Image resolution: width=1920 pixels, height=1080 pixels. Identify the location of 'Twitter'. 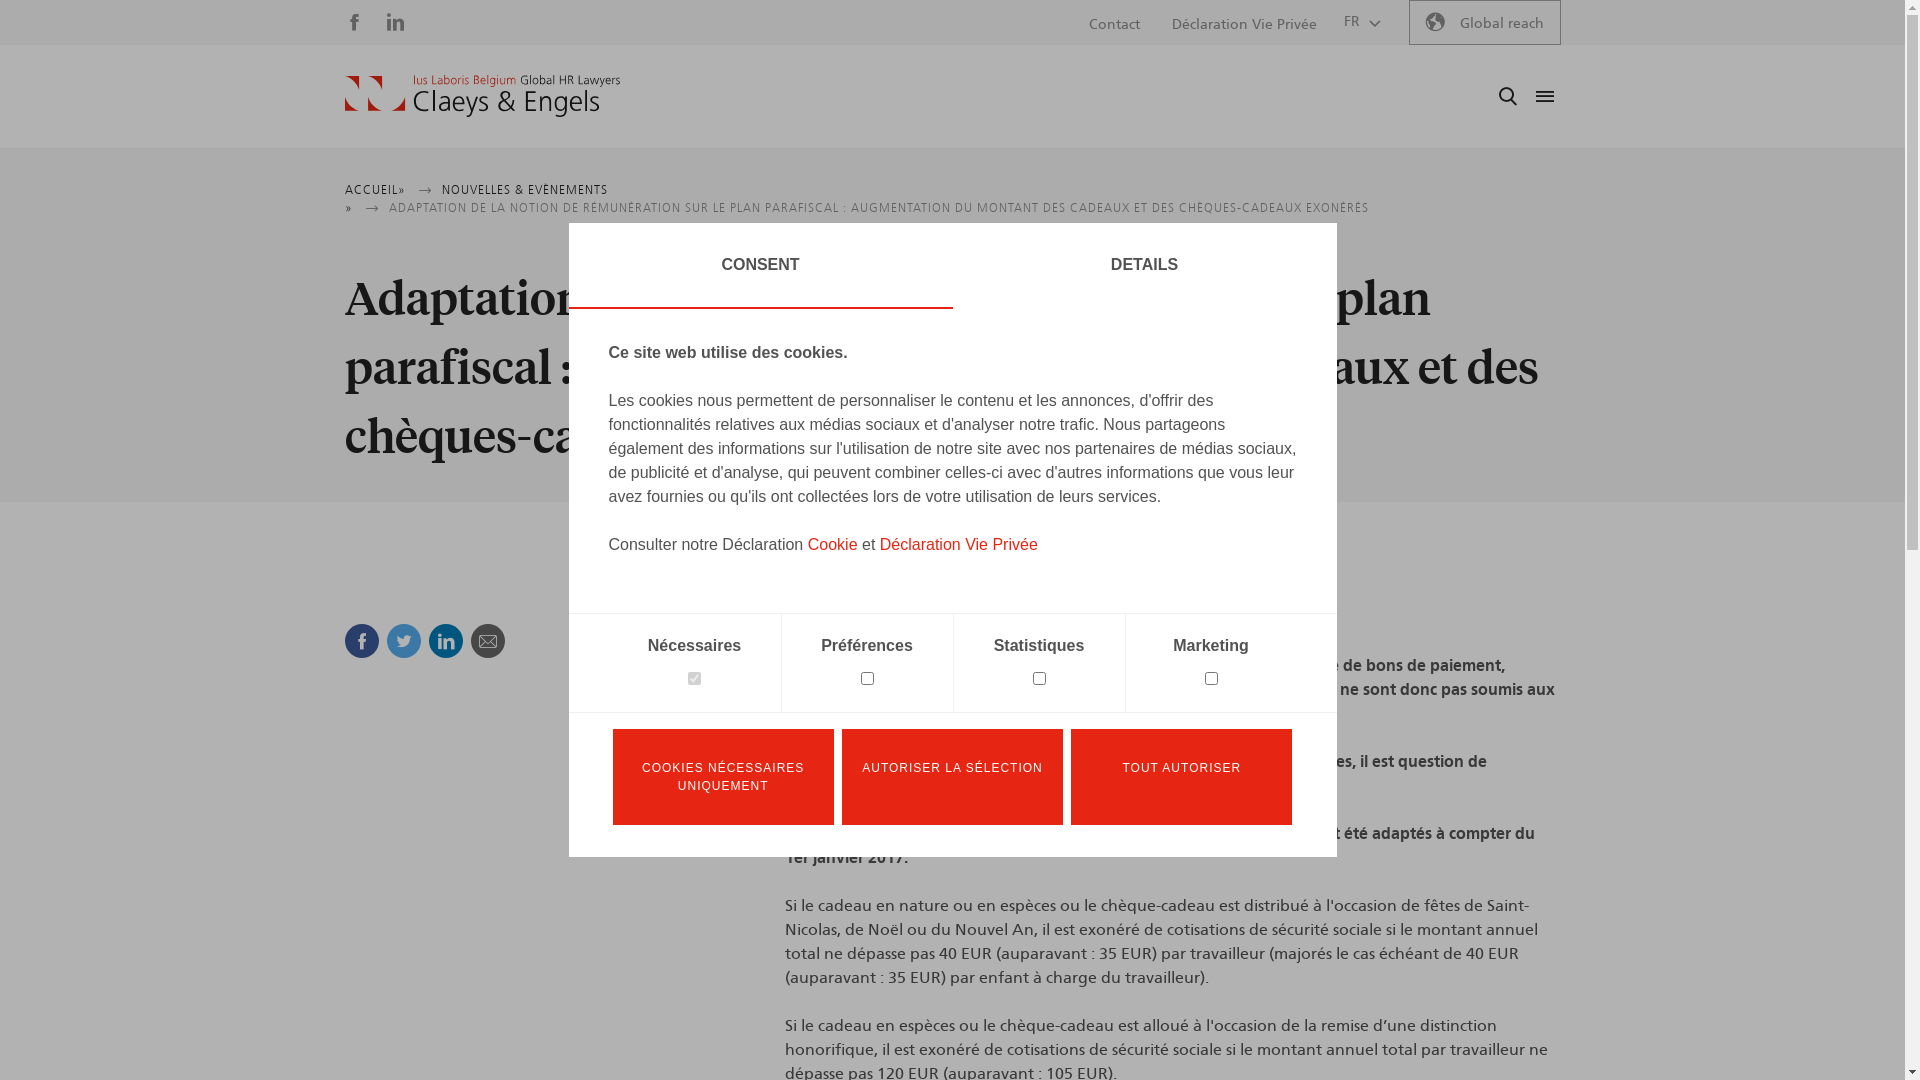
(402, 640).